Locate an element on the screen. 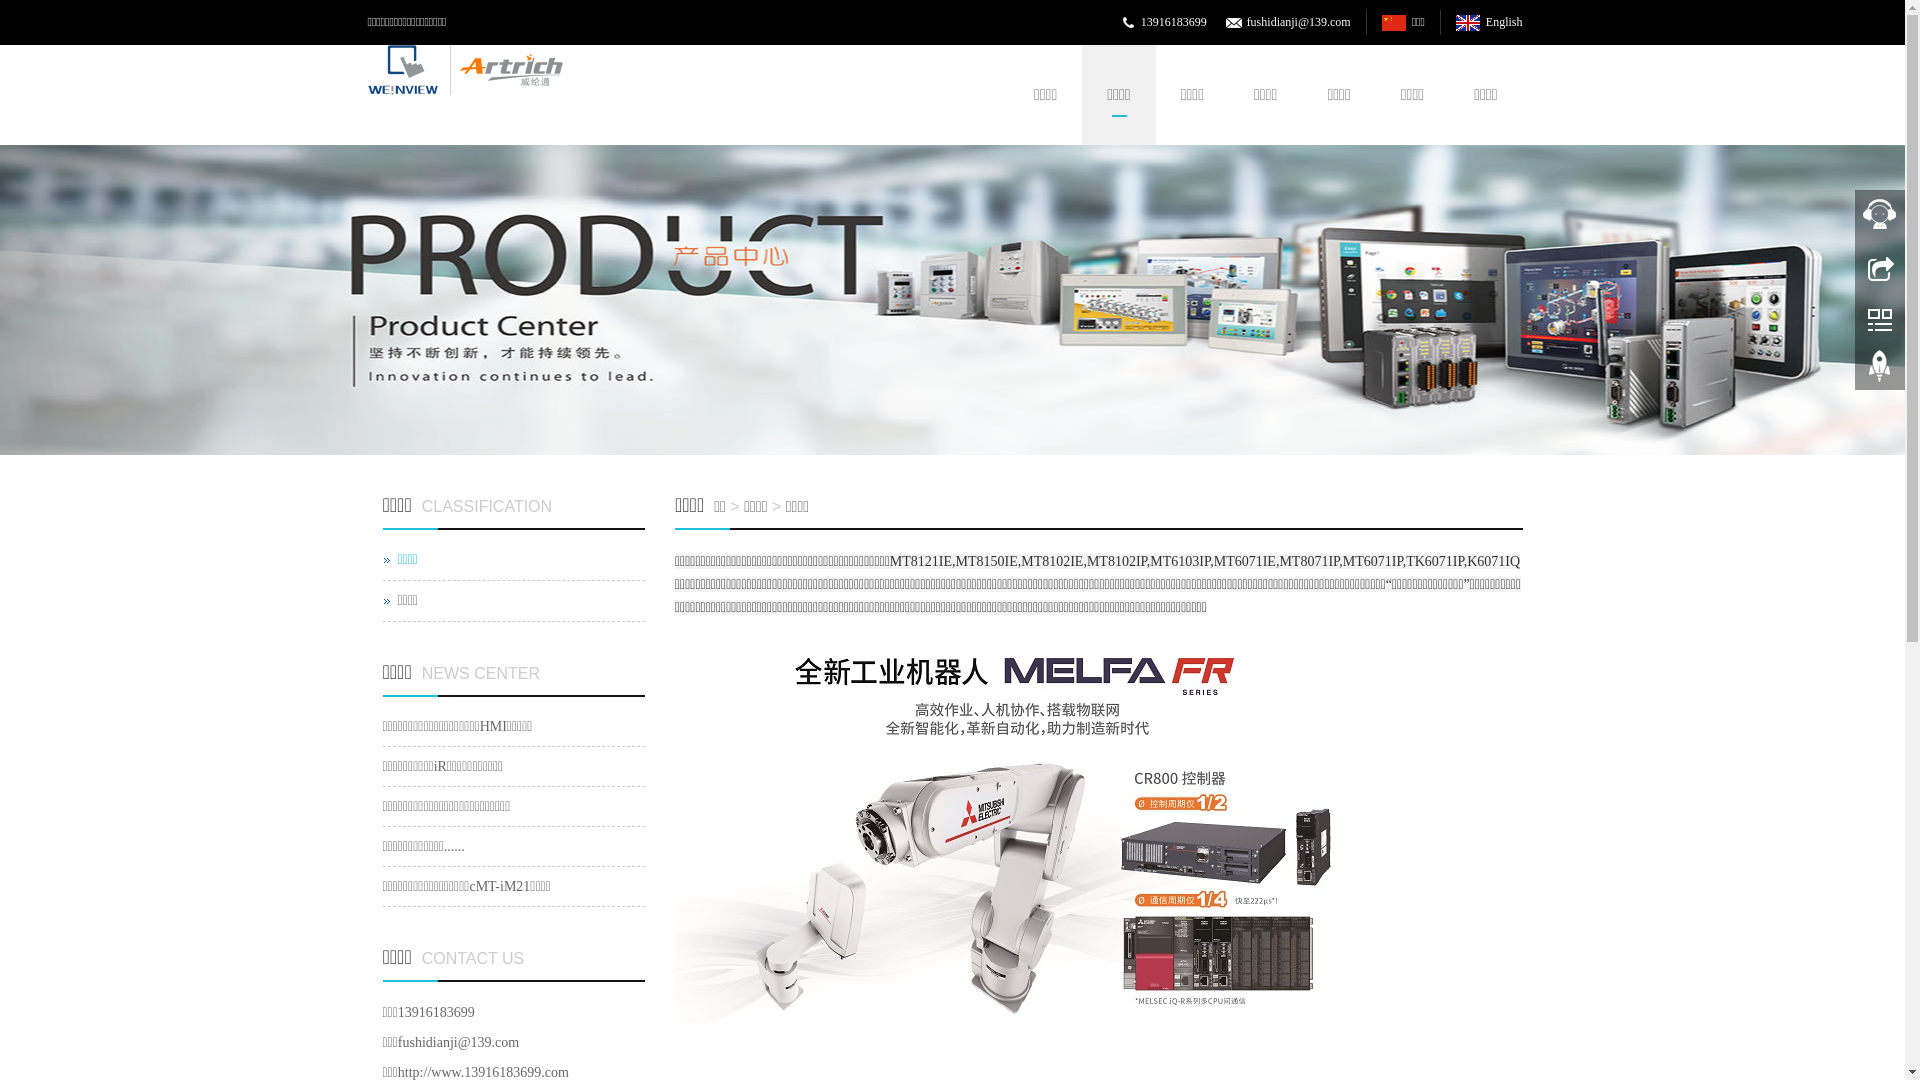 The height and width of the screenshot is (1080, 1920). 'English' is located at coordinates (1488, 22).